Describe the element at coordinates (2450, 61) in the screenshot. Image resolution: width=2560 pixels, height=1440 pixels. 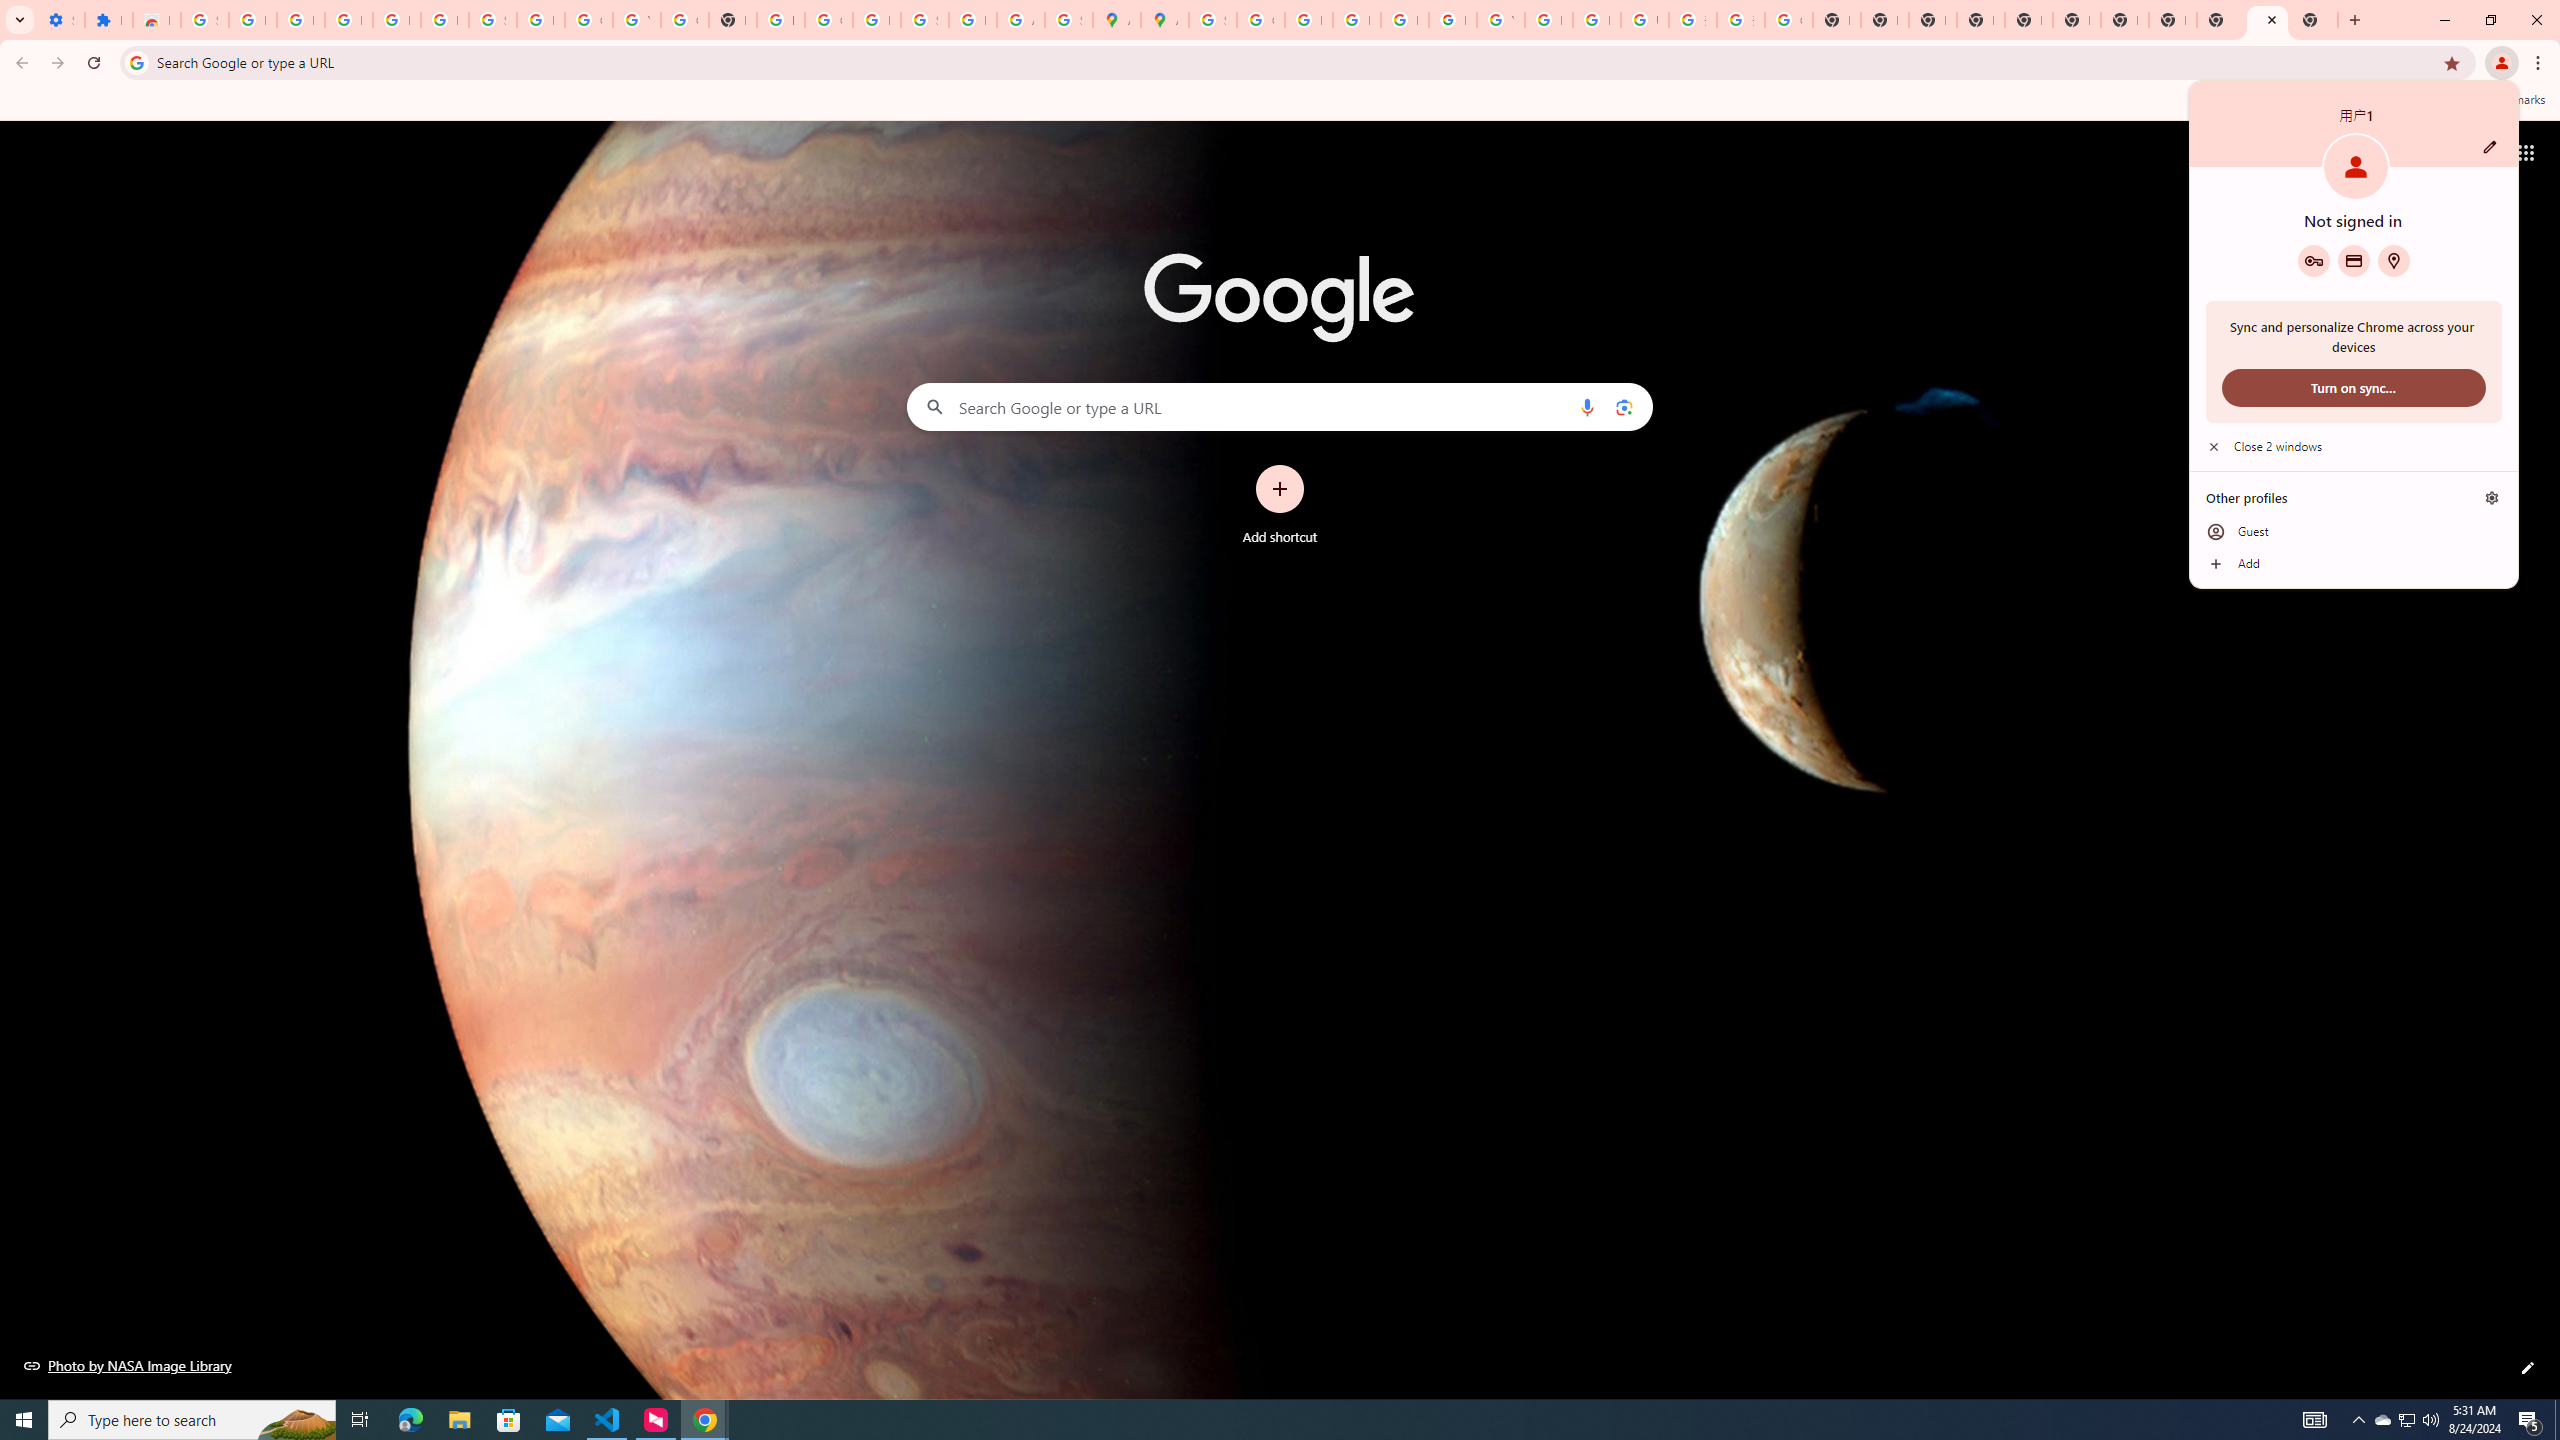
I see `'Bookmark this tab'` at that location.